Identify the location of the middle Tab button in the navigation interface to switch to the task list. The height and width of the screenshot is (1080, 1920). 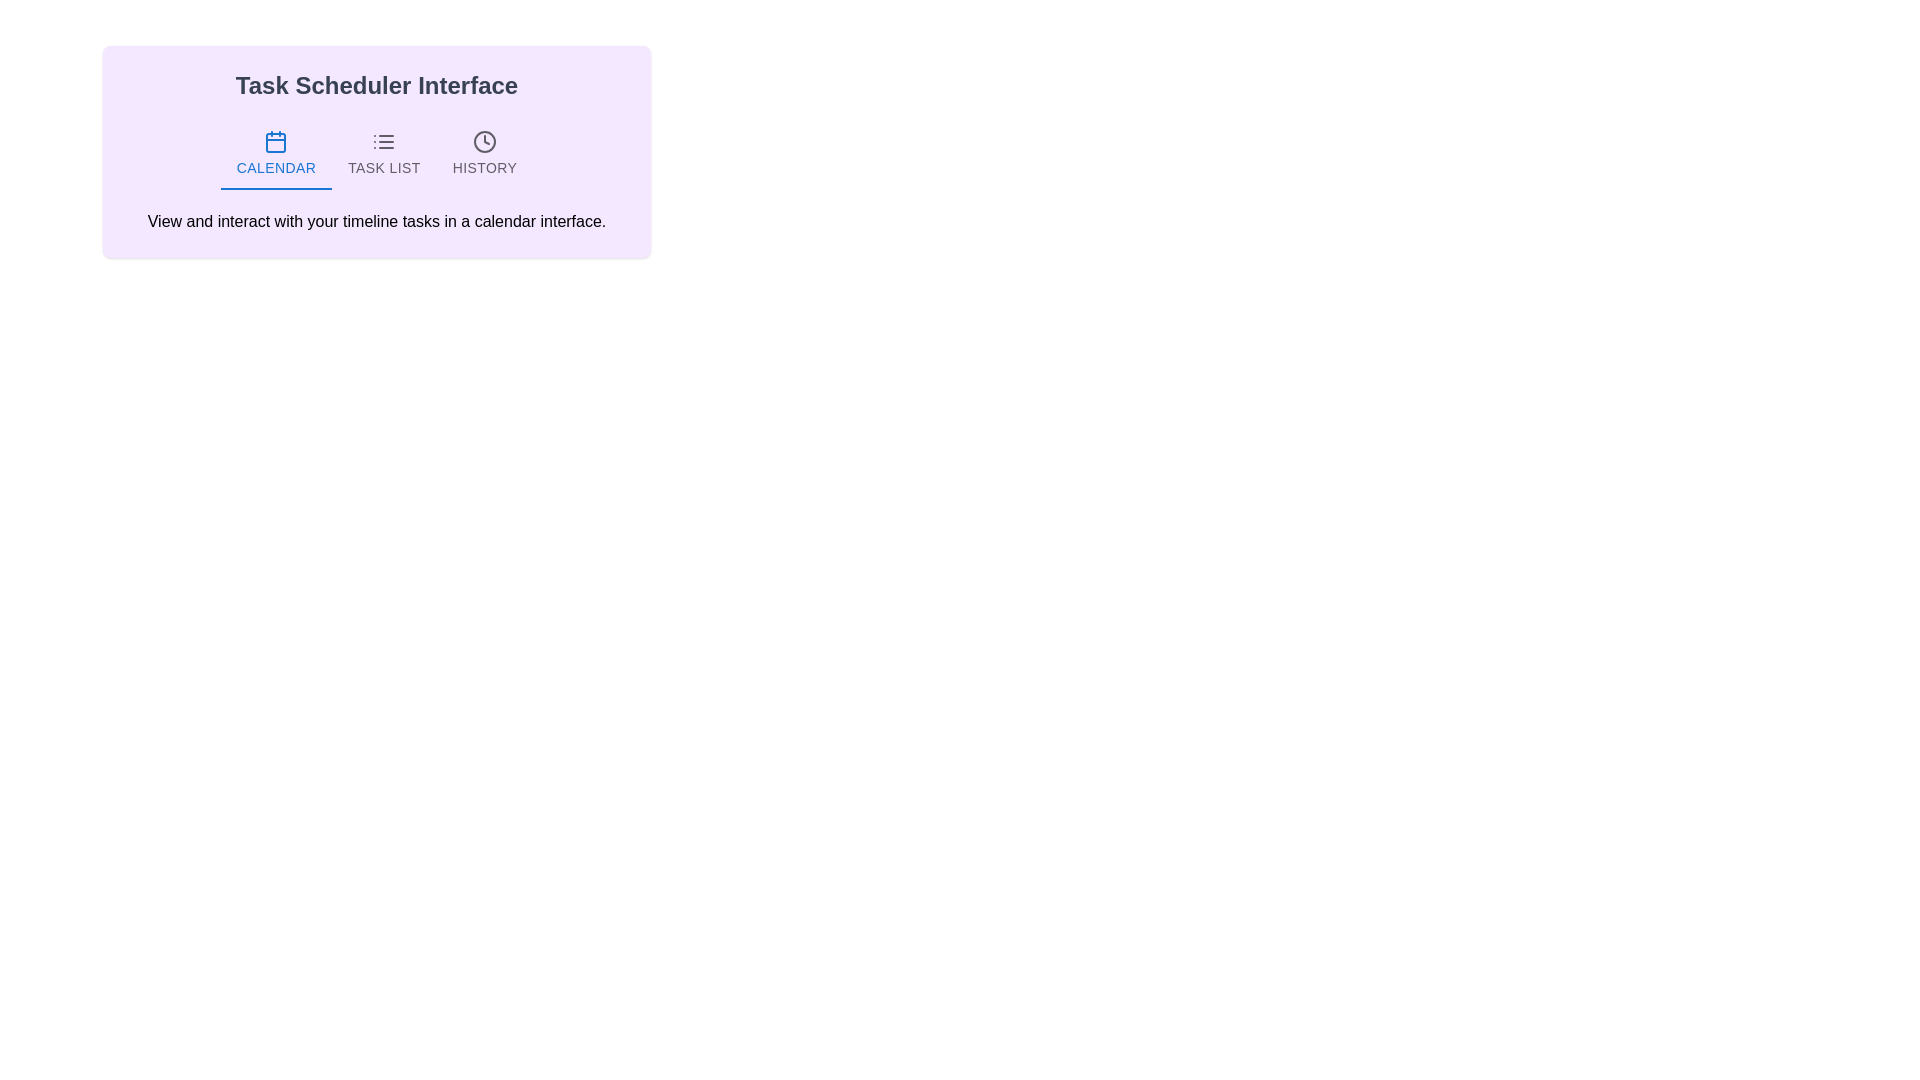
(384, 153).